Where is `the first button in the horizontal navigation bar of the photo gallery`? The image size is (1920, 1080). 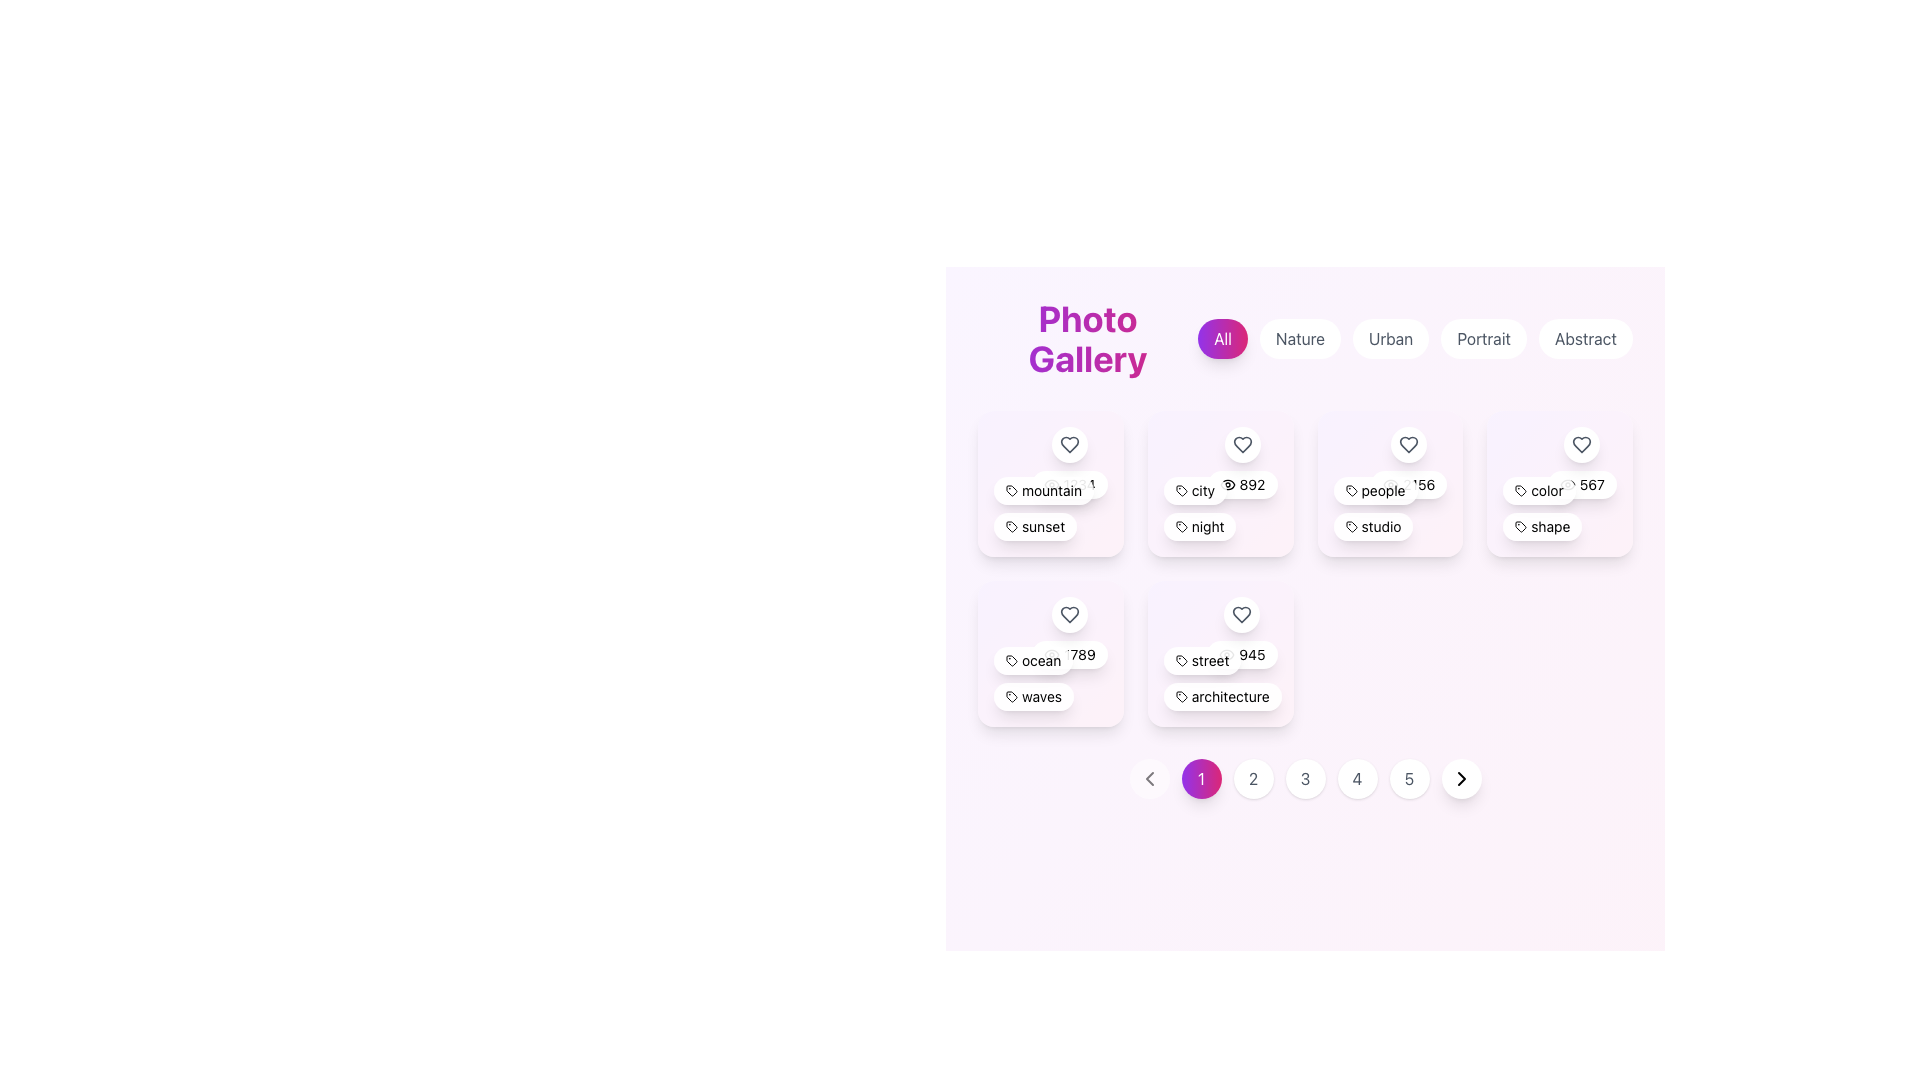 the first button in the horizontal navigation bar of the photo gallery is located at coordinates (1200, 777).